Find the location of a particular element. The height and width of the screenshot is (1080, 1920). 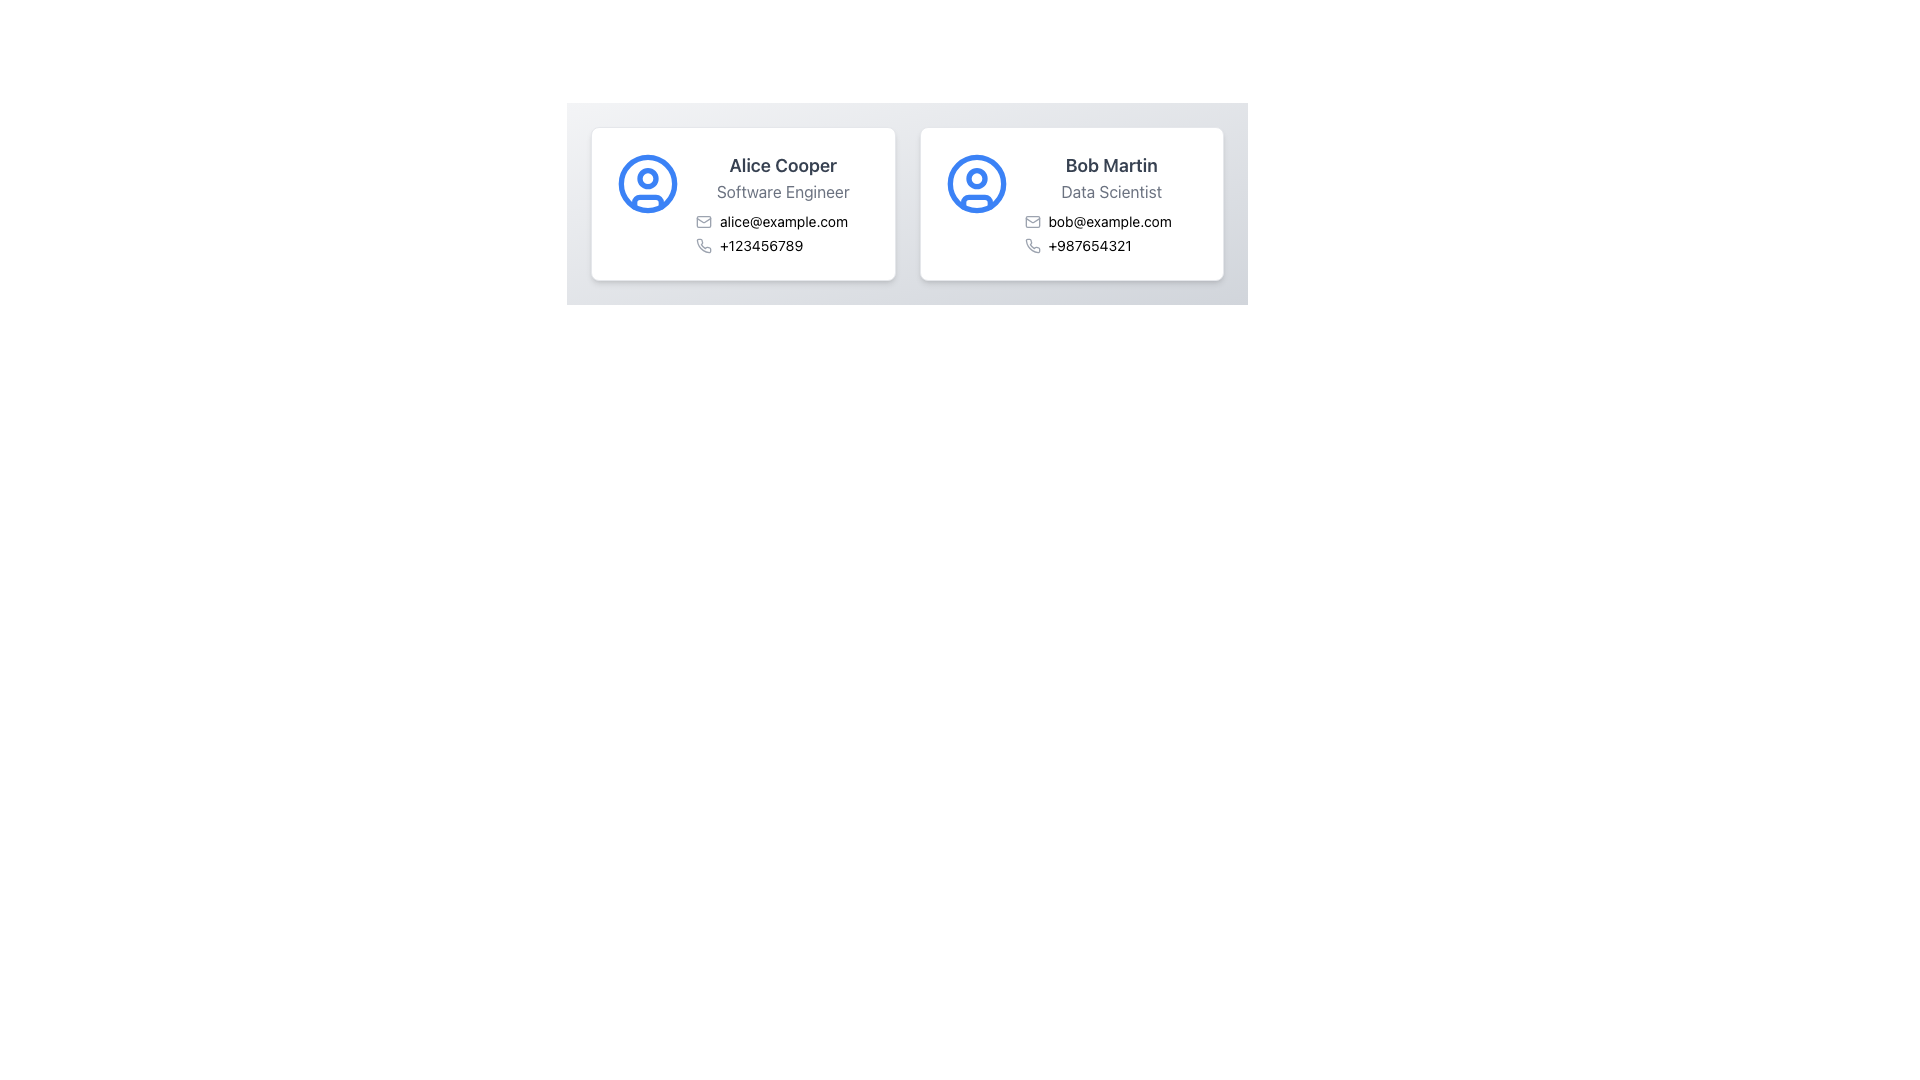

the decorative circular shape with a blue outline that is part of the user avatar icon for 'Alice Cooper', located in the top-left corner of the contact information card is located at coordinates (648, 184).